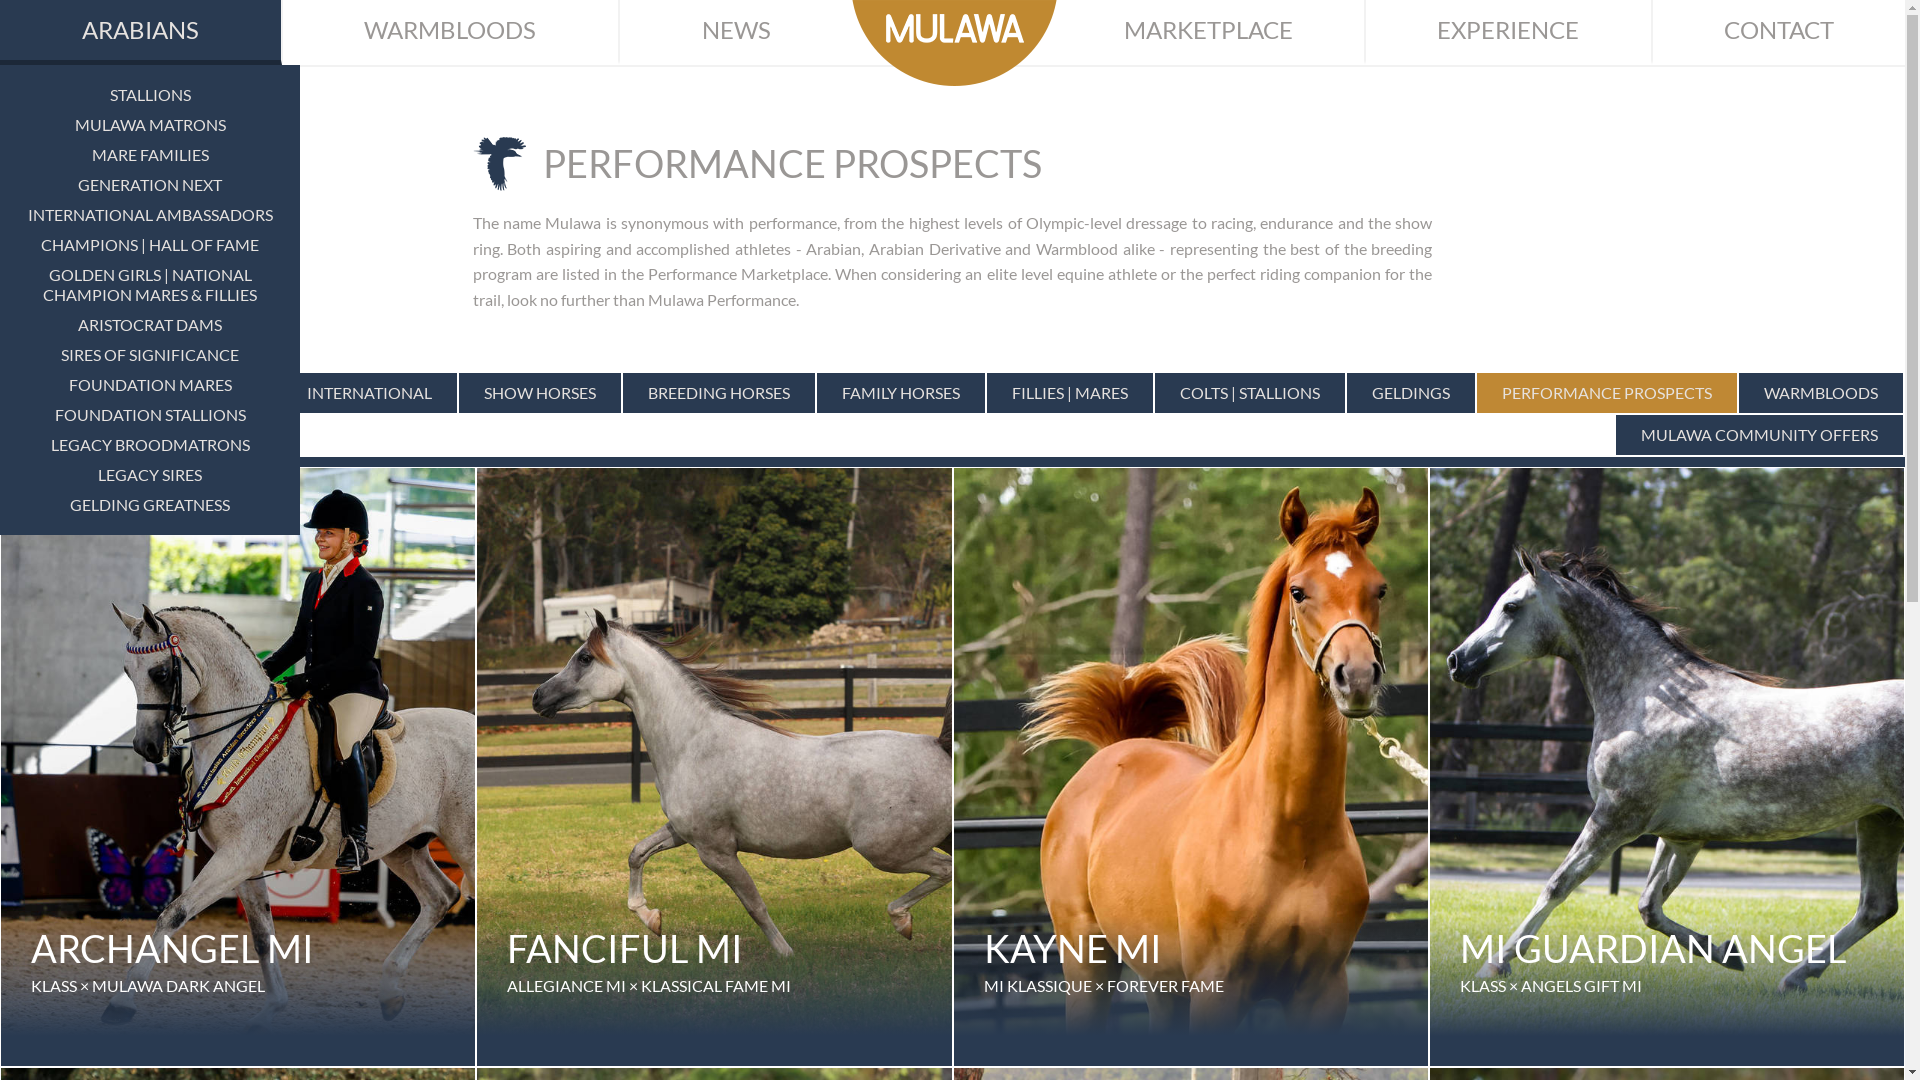 Image resolution: width=1920 pixels, height=1080 pixels. Describe the element at coordinates (148, 185) in the screenshot. I see `'GENERATION NEXT'` at that location.